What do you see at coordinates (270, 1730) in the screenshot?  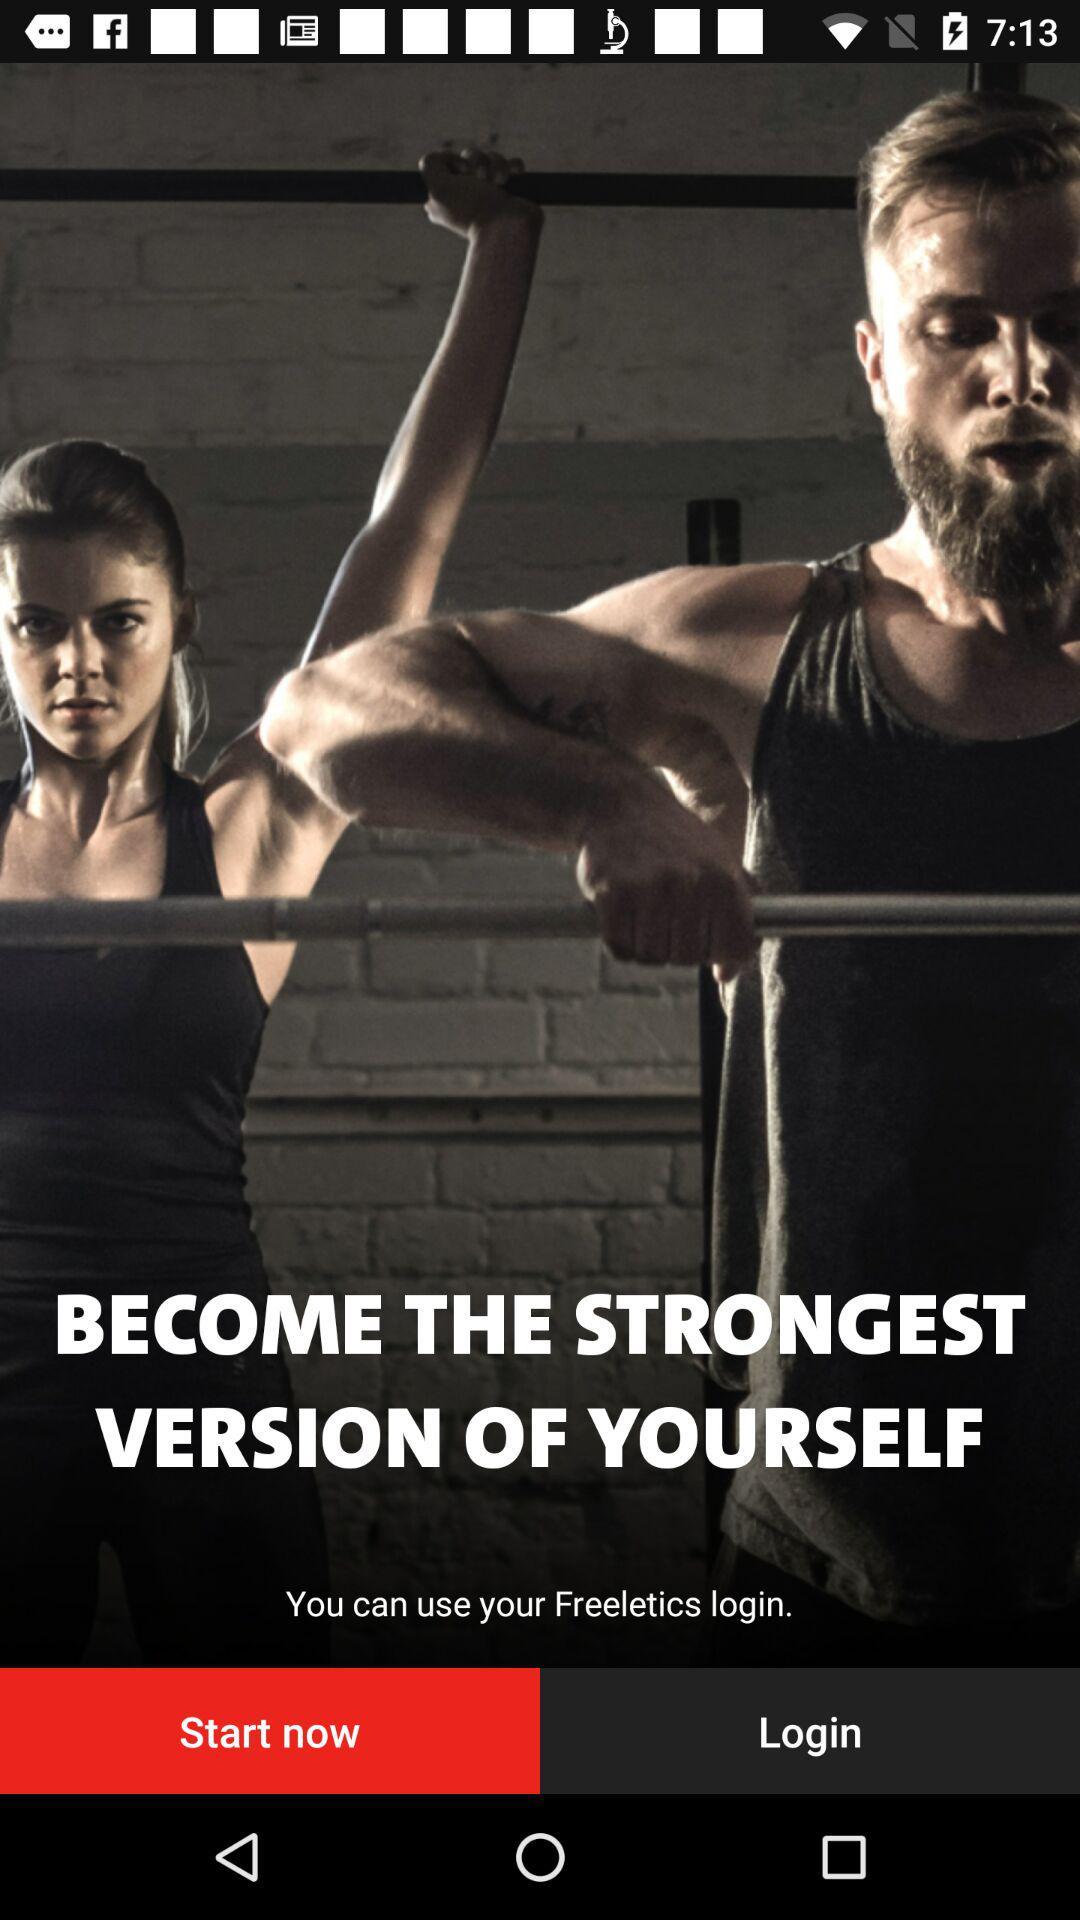 I see `the item to the left of login icon` at bounding box center [270, 1730].